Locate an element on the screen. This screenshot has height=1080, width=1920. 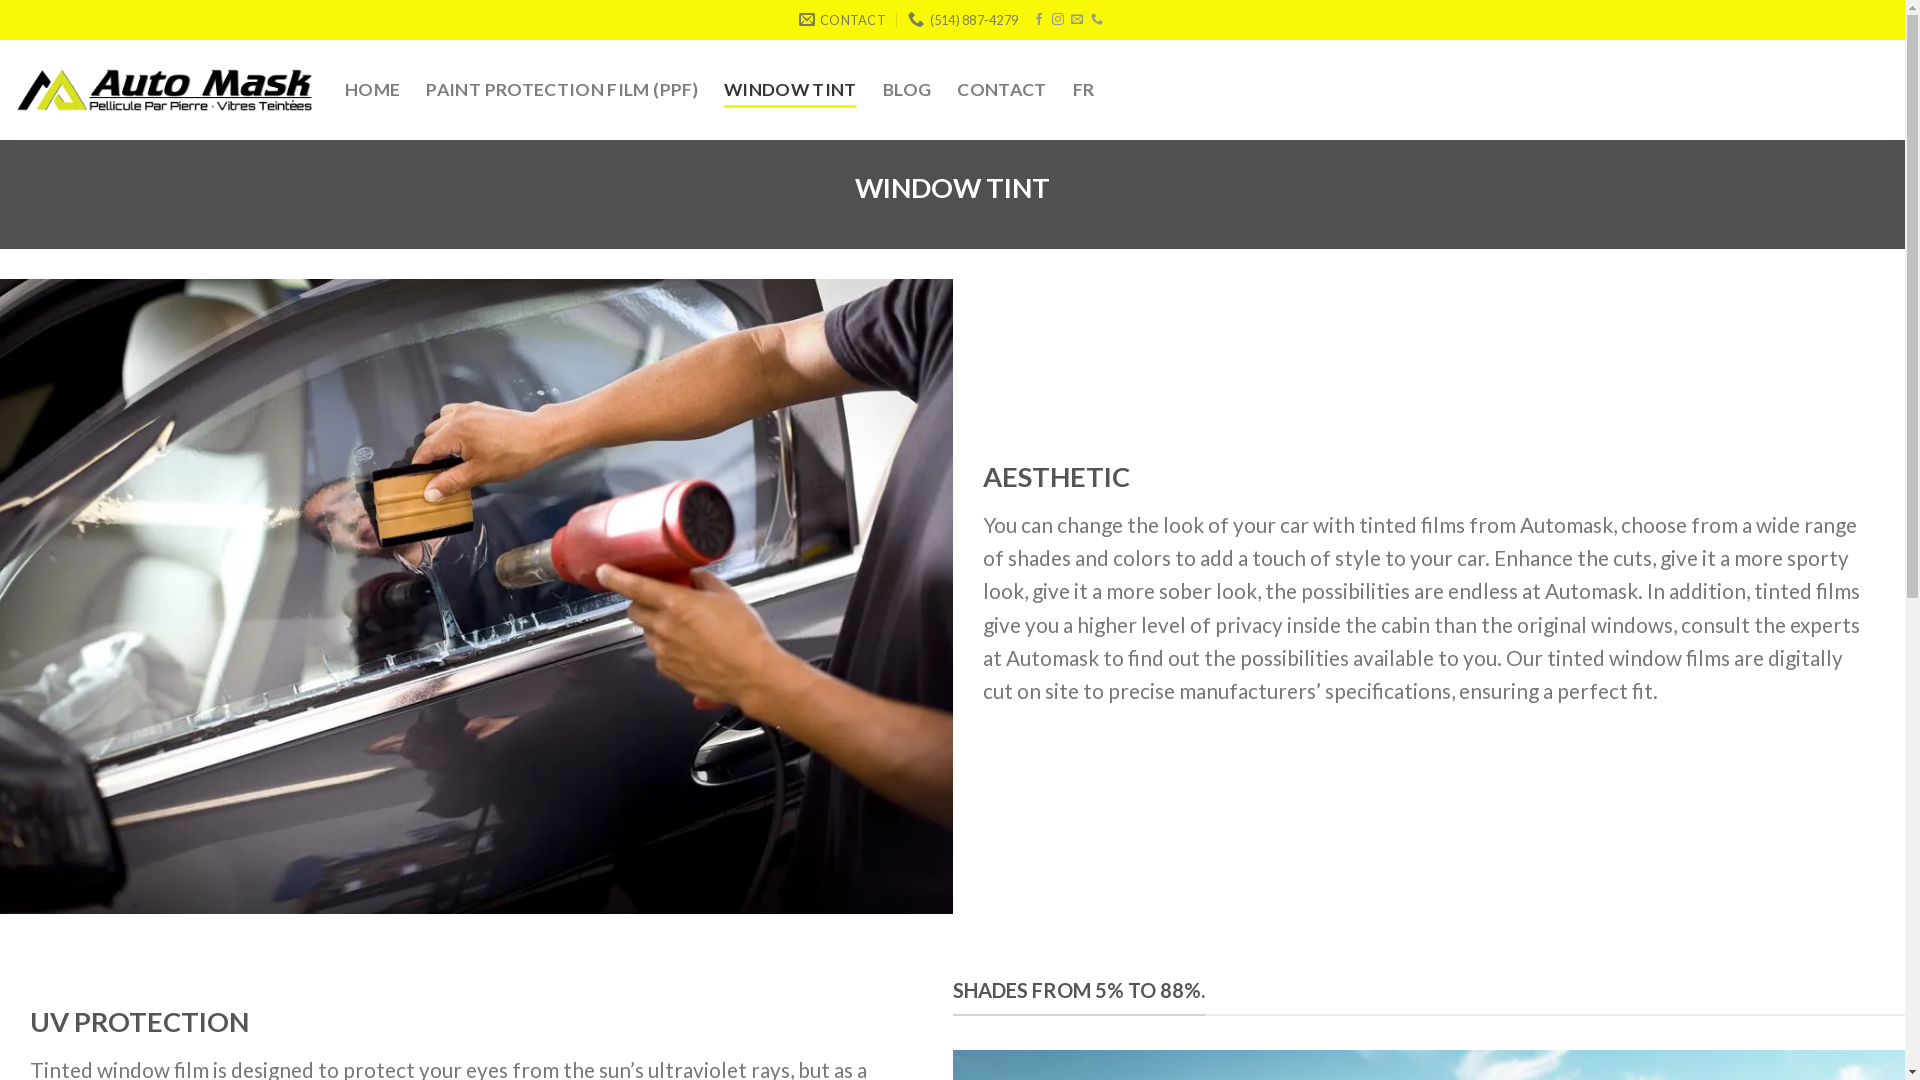
'Follow on Instagram' is located at coordinates (1050, 19).